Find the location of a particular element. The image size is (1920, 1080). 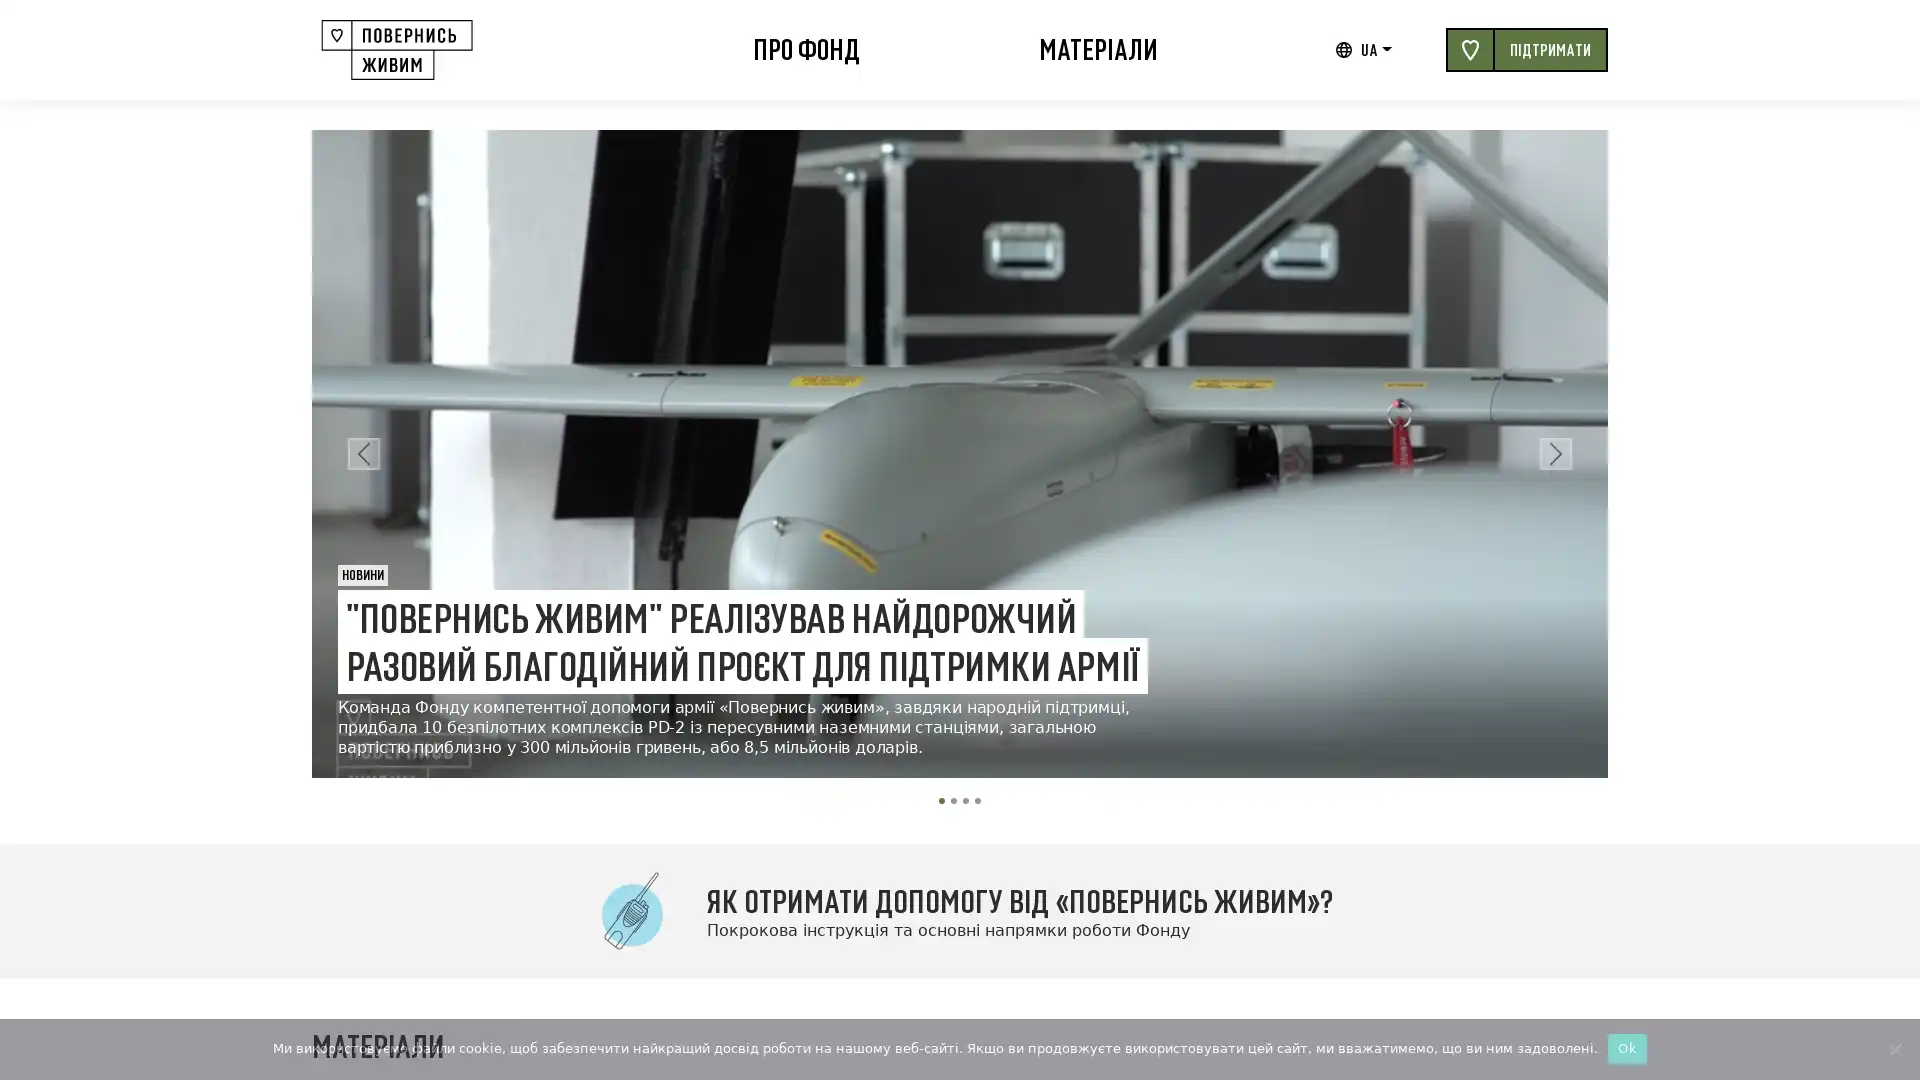

1 is located at coordinates (953, 800).